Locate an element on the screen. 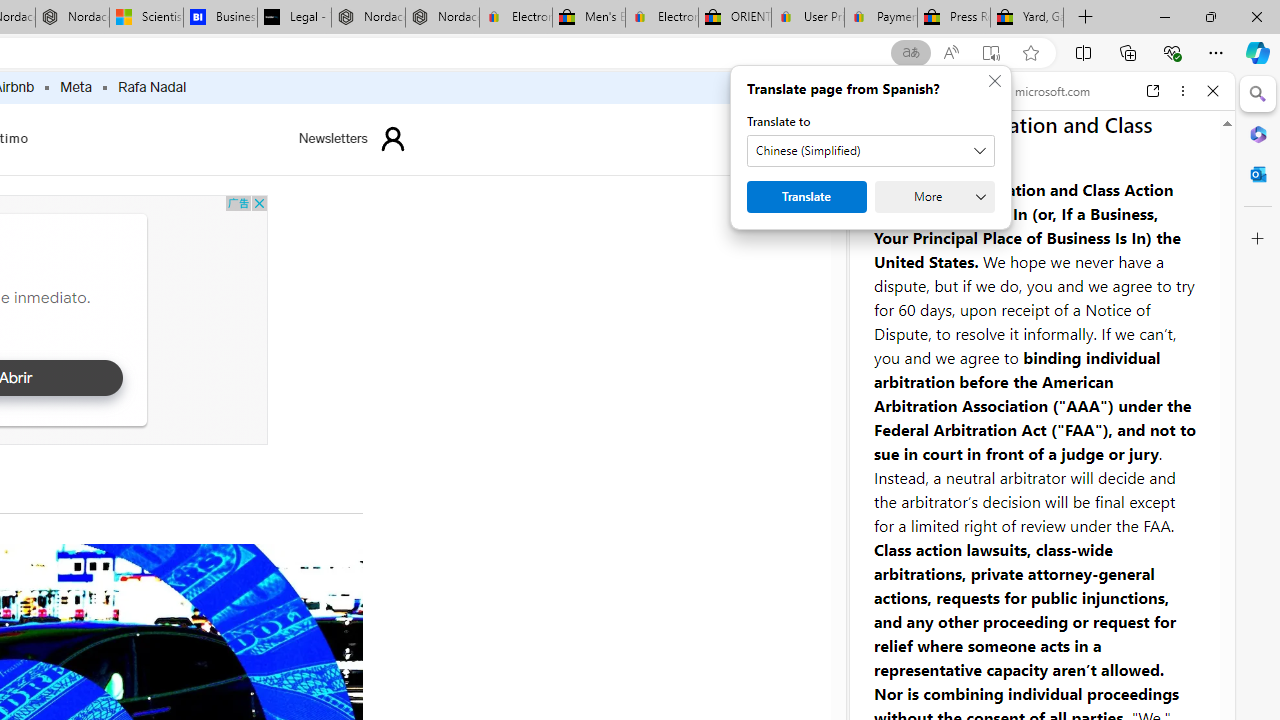 This screenshot has width=1280, height=720. 'Payments Terms of Use | eBay.com' is located at coordinates (880, 17).